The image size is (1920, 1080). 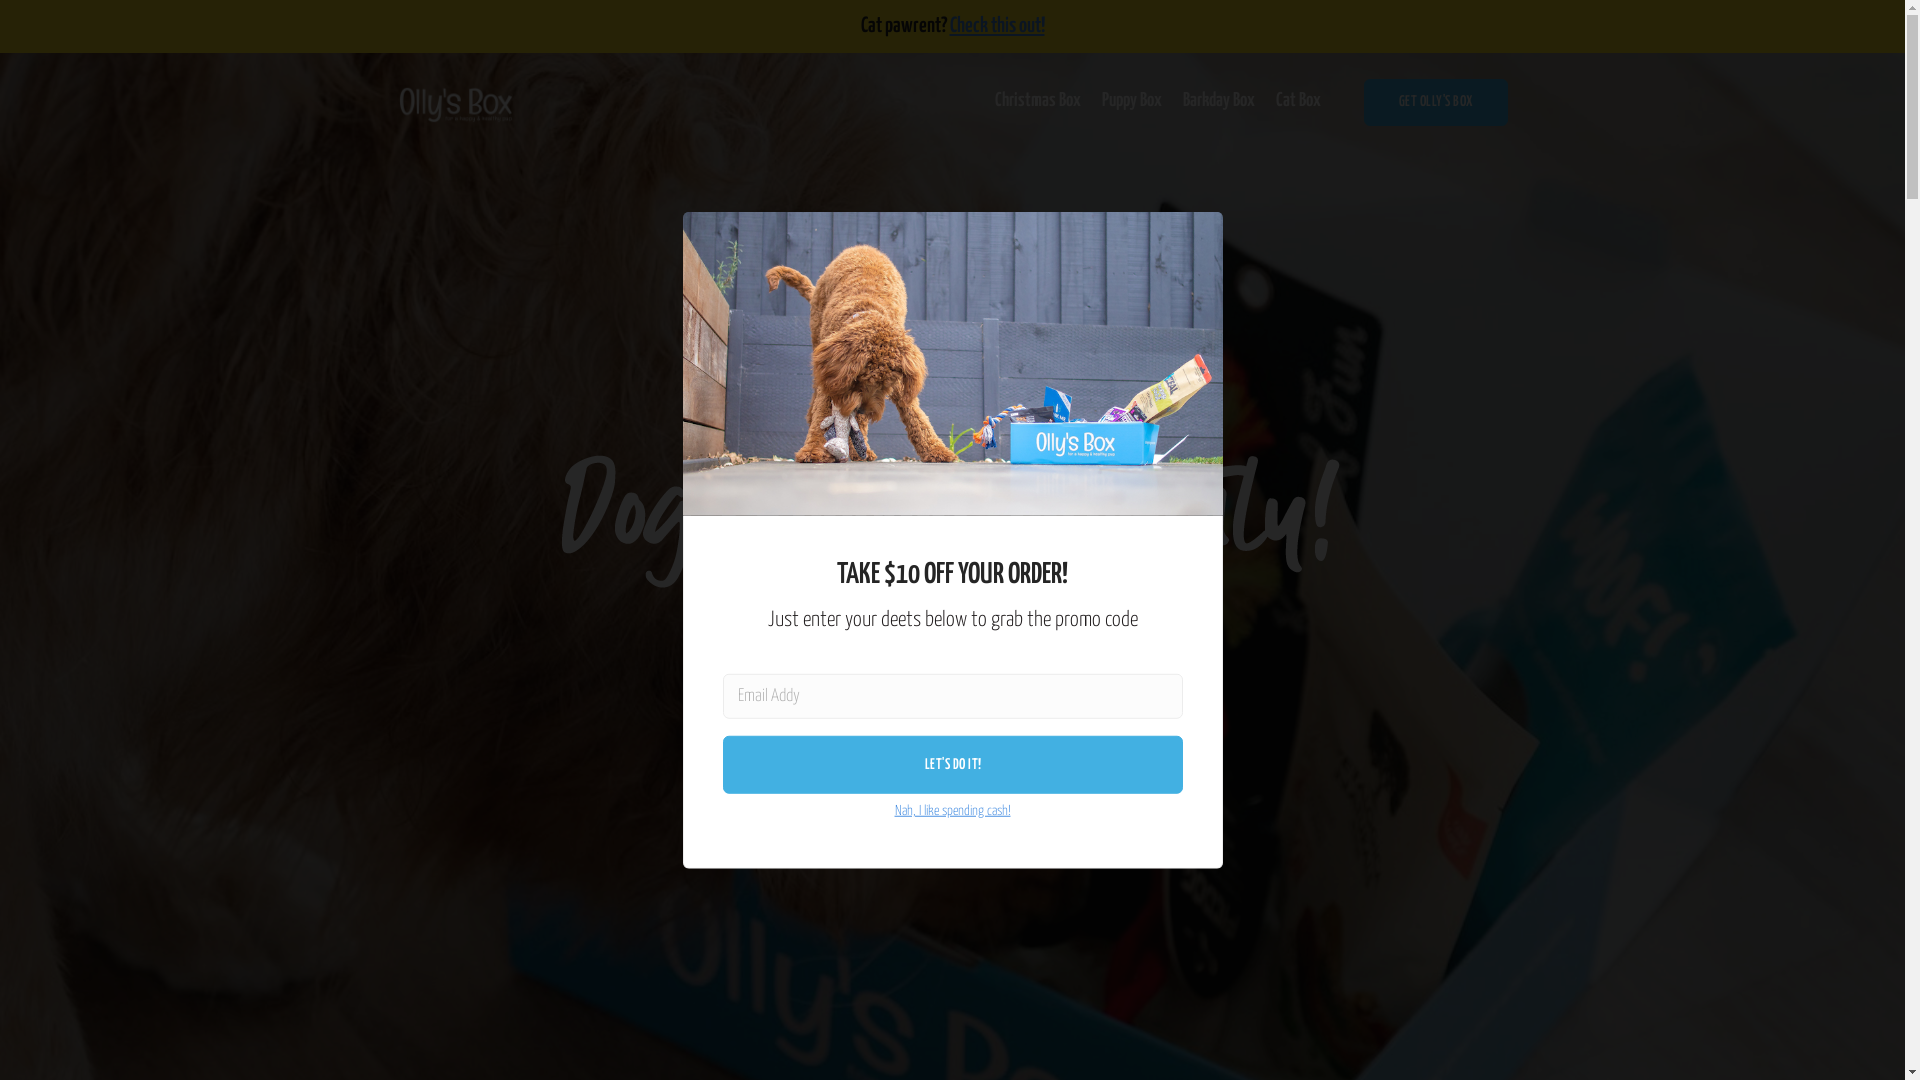 I want to click on 'LET'S DO IT!', so click(x=952, y=764).